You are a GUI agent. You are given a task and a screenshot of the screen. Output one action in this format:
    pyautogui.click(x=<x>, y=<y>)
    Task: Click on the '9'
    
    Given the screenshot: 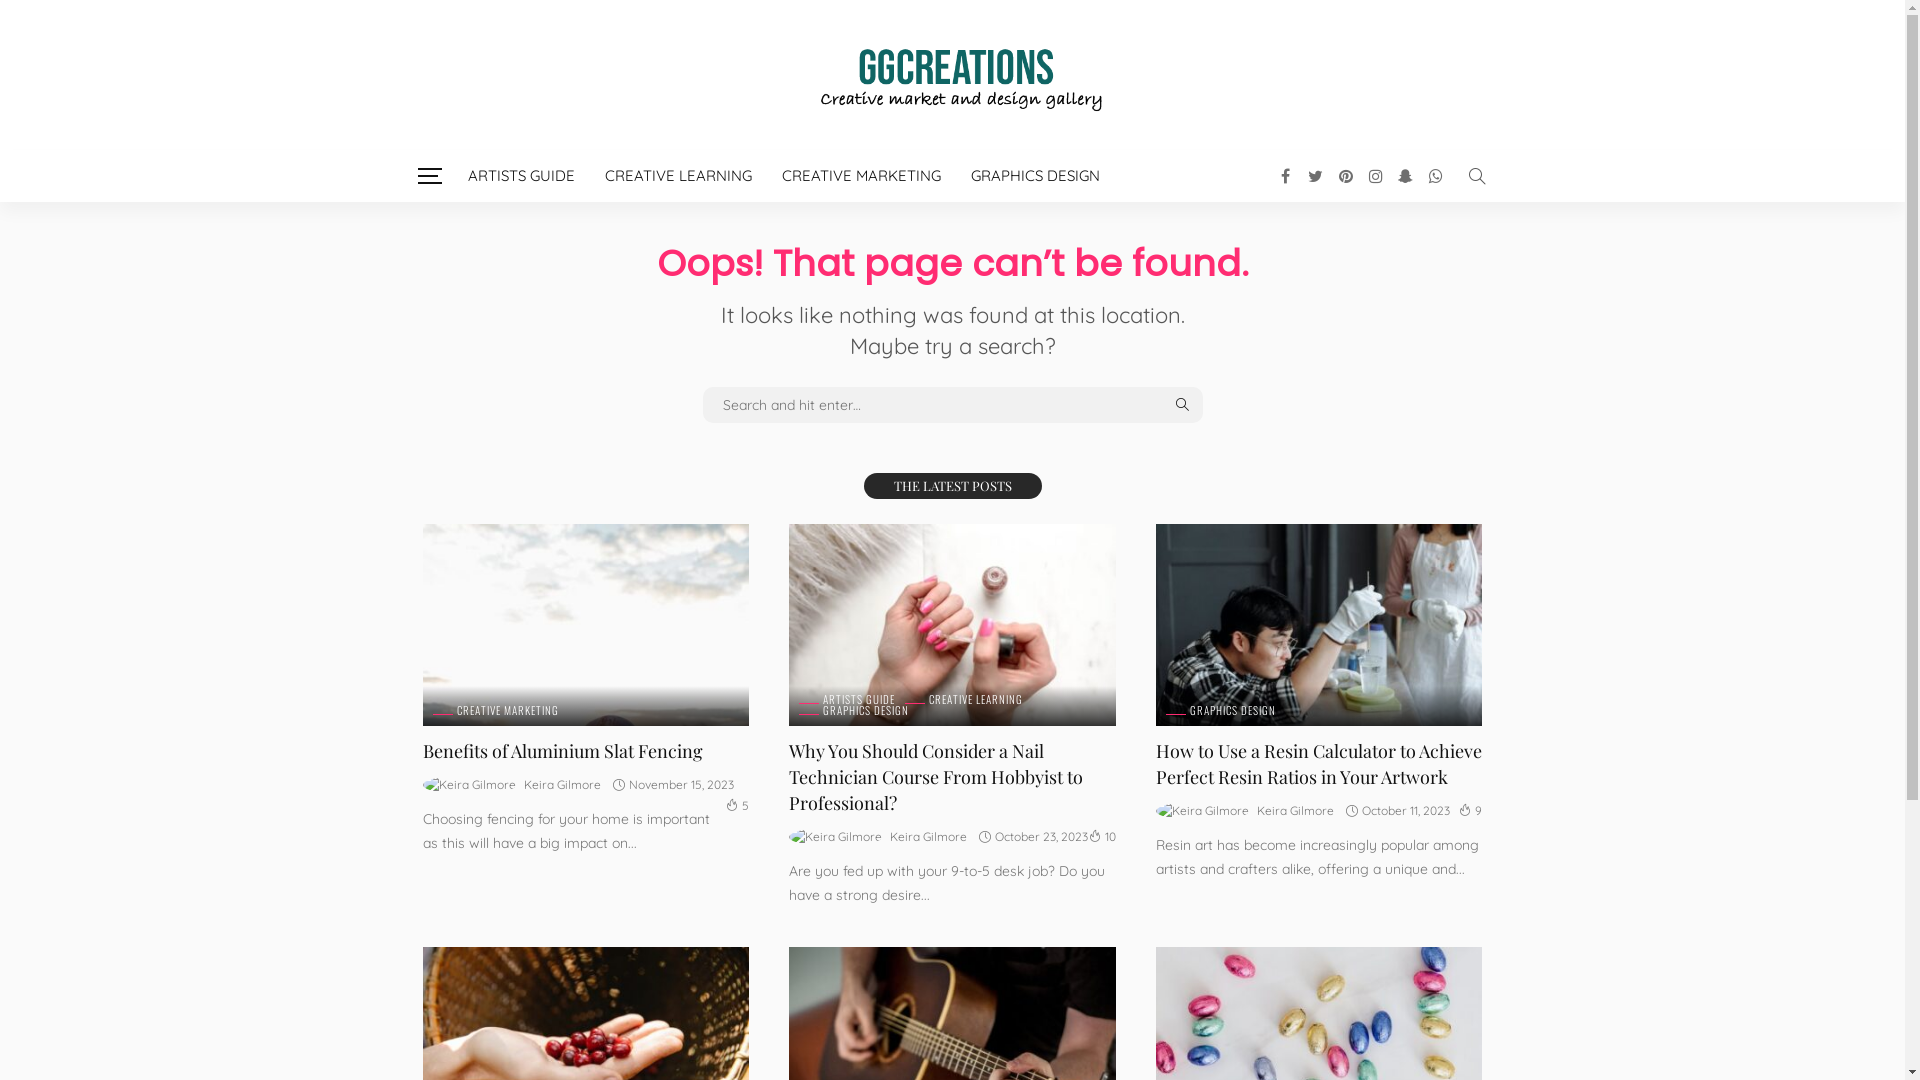 What is the action you would take?
    pyautogui.click(x=1470, y=810)
    